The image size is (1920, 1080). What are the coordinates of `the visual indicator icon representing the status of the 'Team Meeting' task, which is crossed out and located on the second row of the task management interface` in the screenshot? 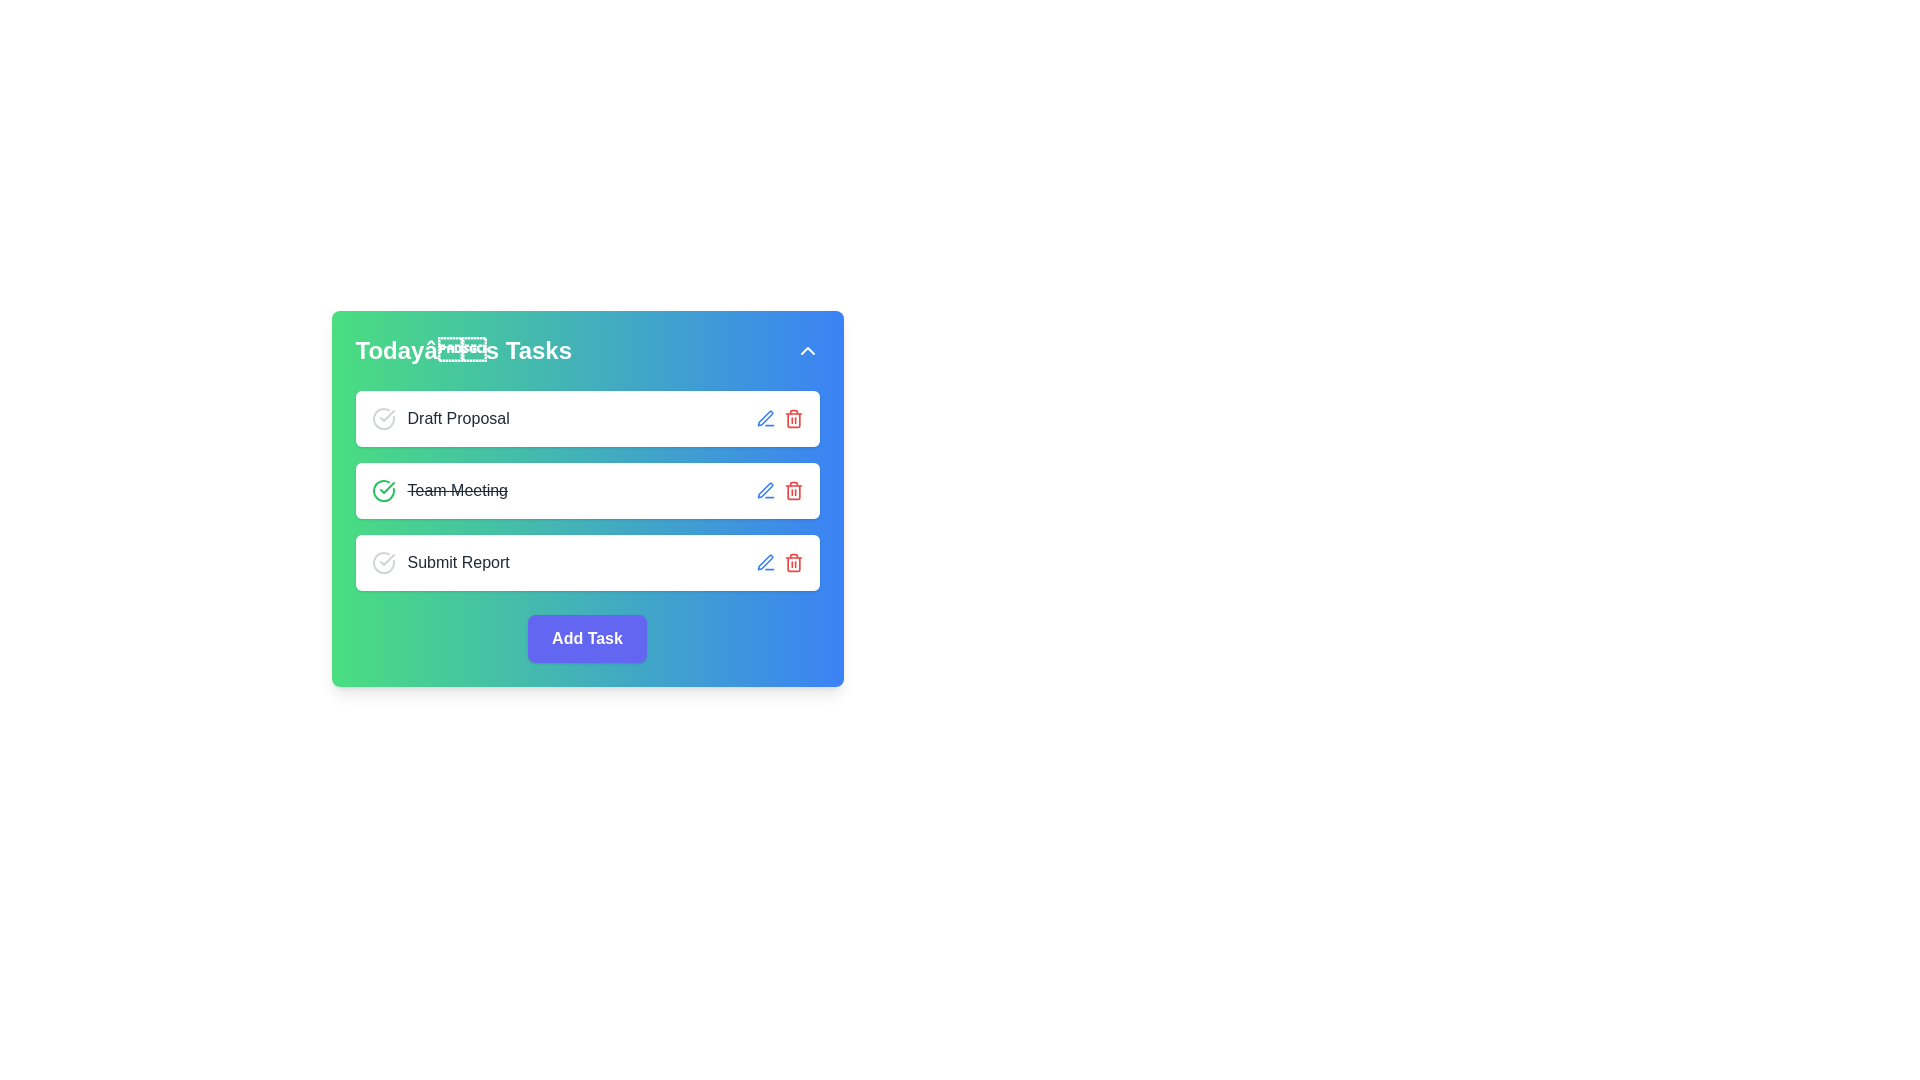 It's located at (383, 490).